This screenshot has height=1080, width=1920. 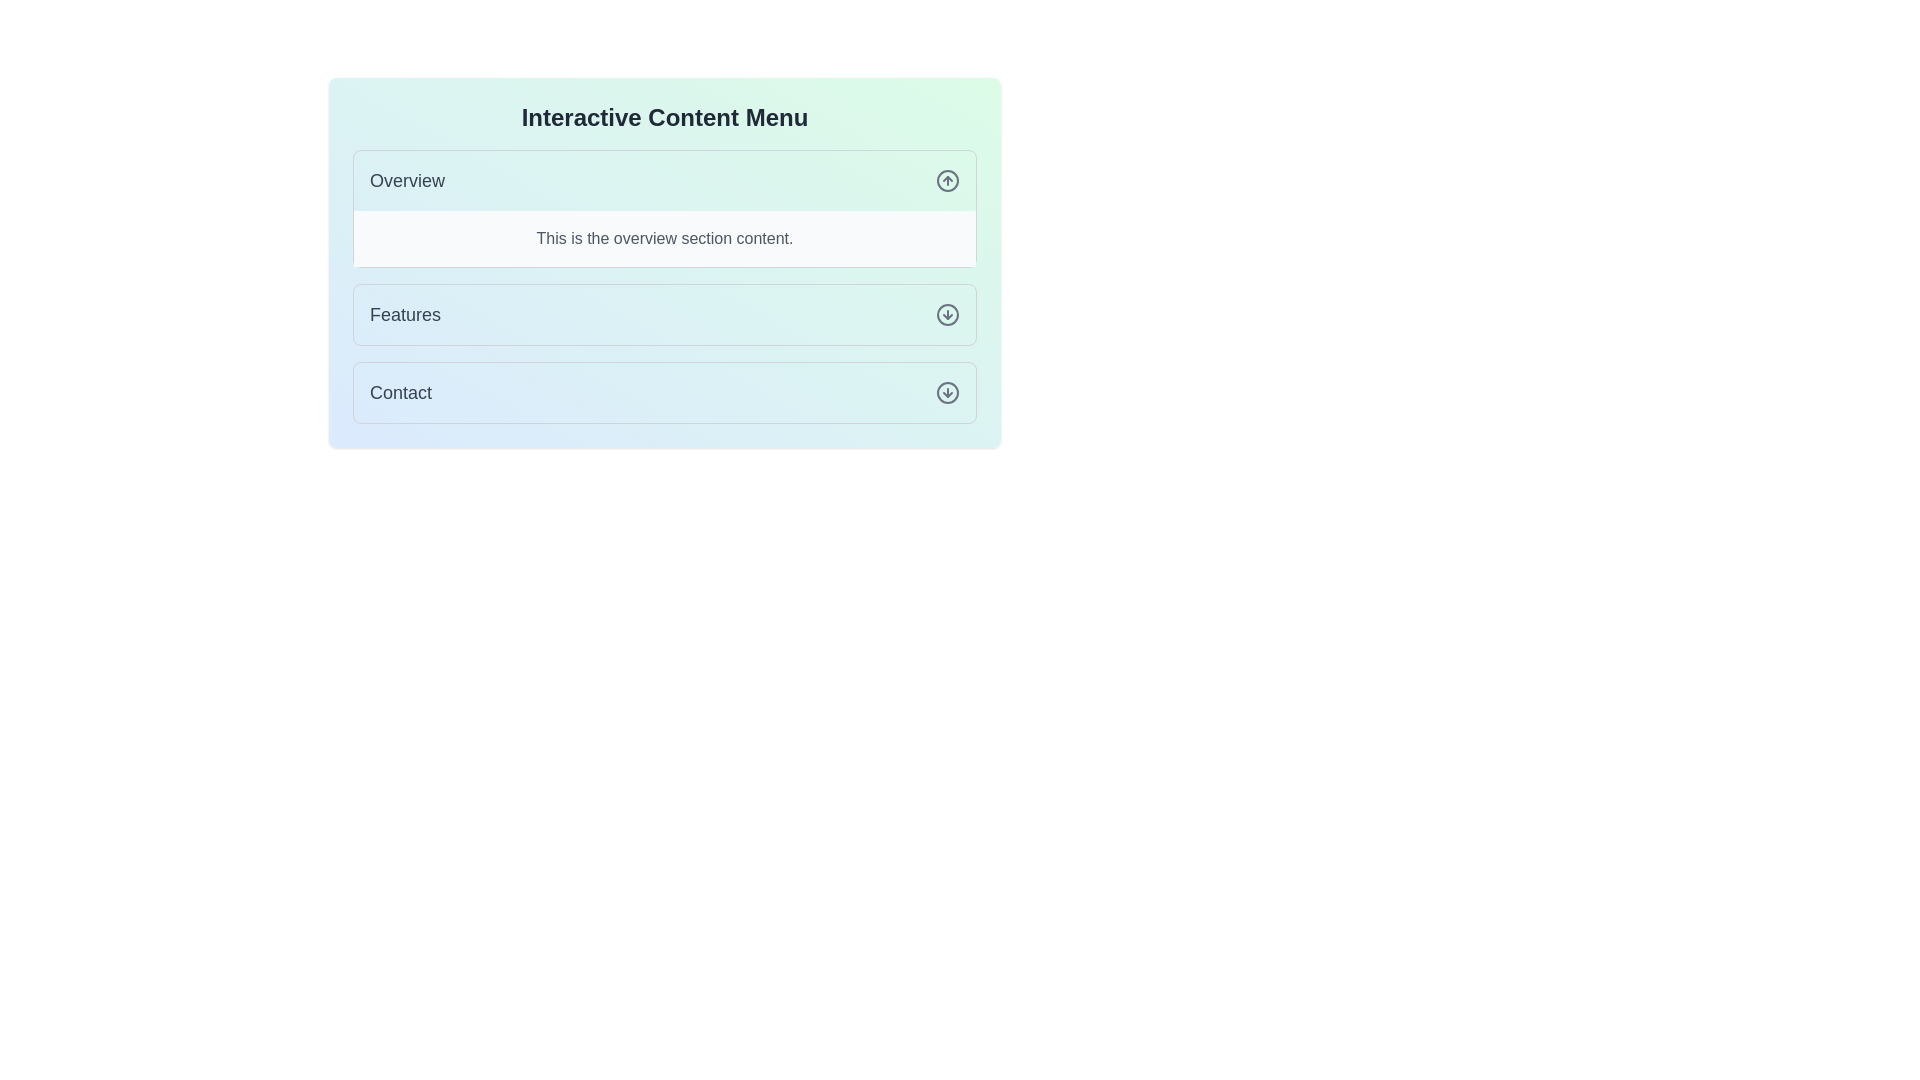 What do you see at coordinates (947, 315) in the screenshot?
I see `the circular icon with a downward arrow located to the right of the 'Features' button in the vertical stack of menu items` at bounding box center [947, 315].